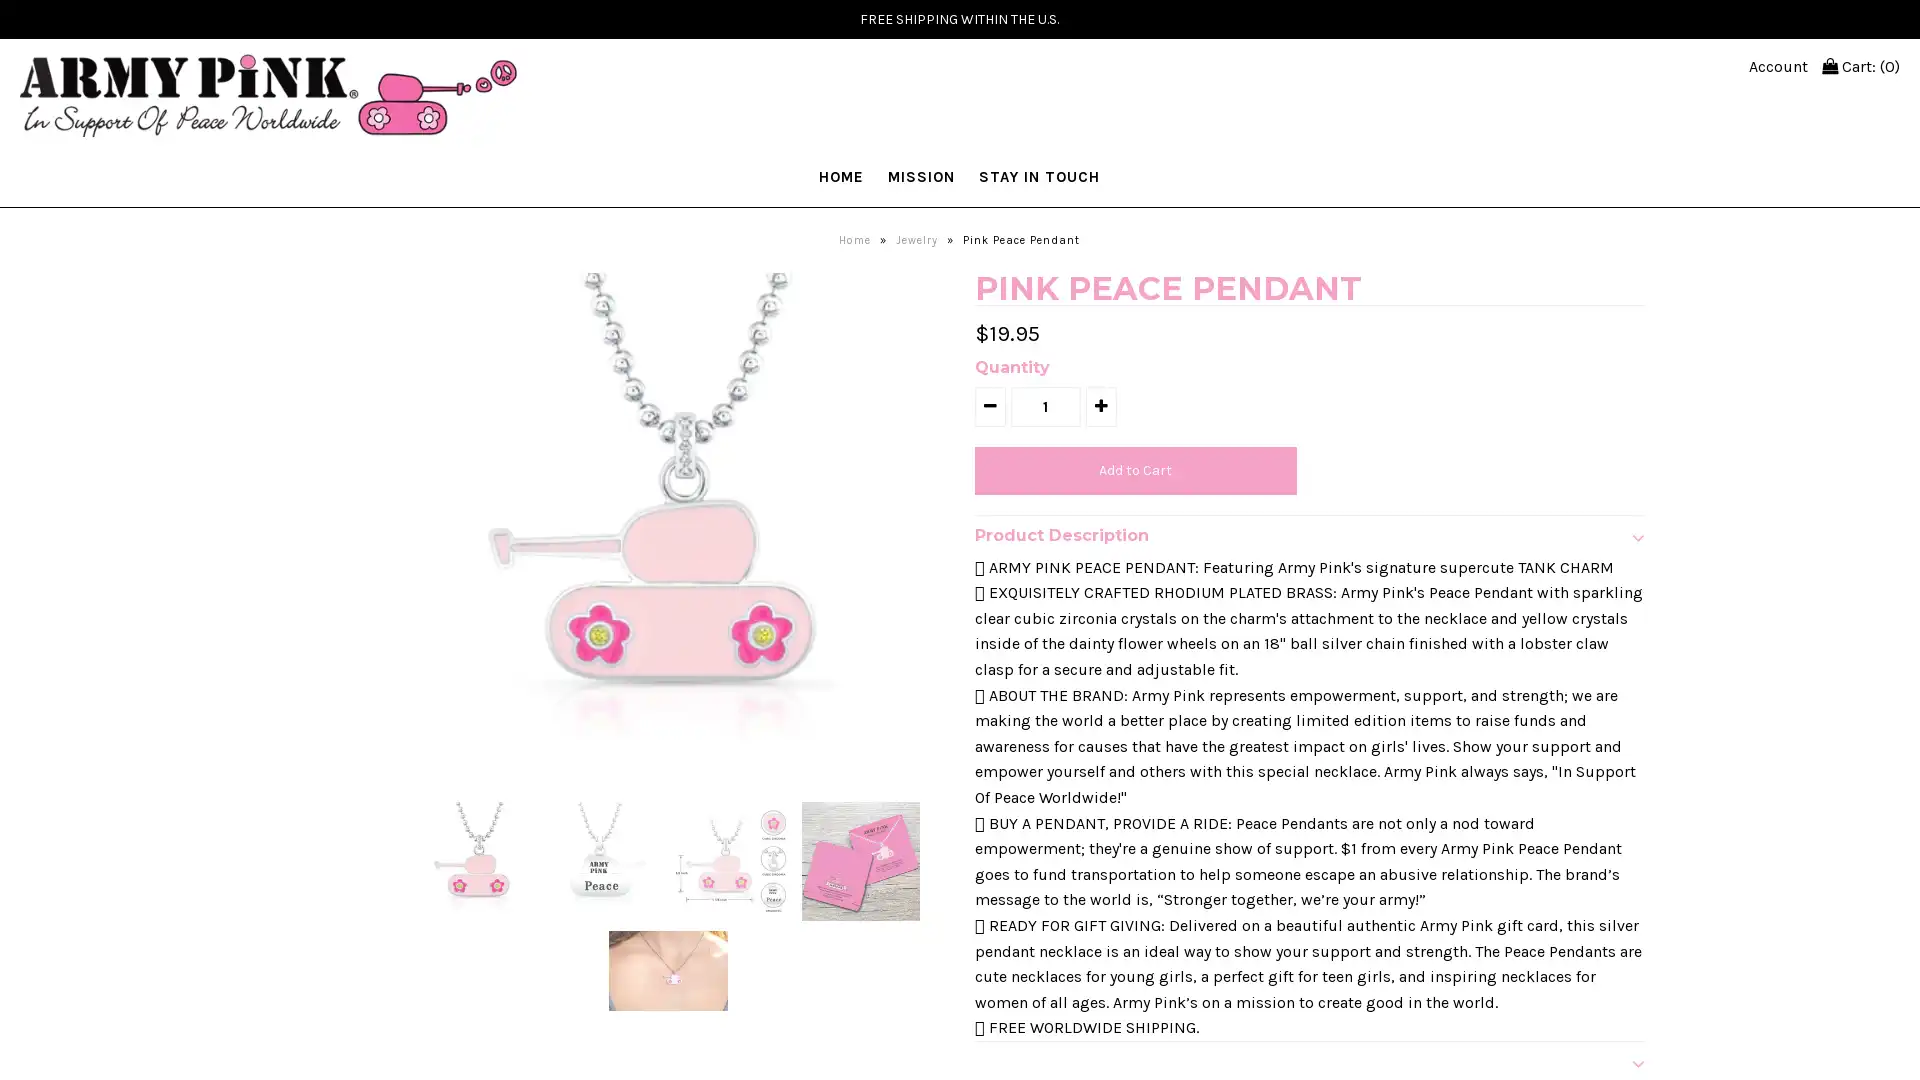 Image resolution: width=1920 pixels, height=1080 pixels. What do you see at coordinates (1134, 470) in the screenshot?
I see `Add to Cart` at bounding box center [1134, 470].